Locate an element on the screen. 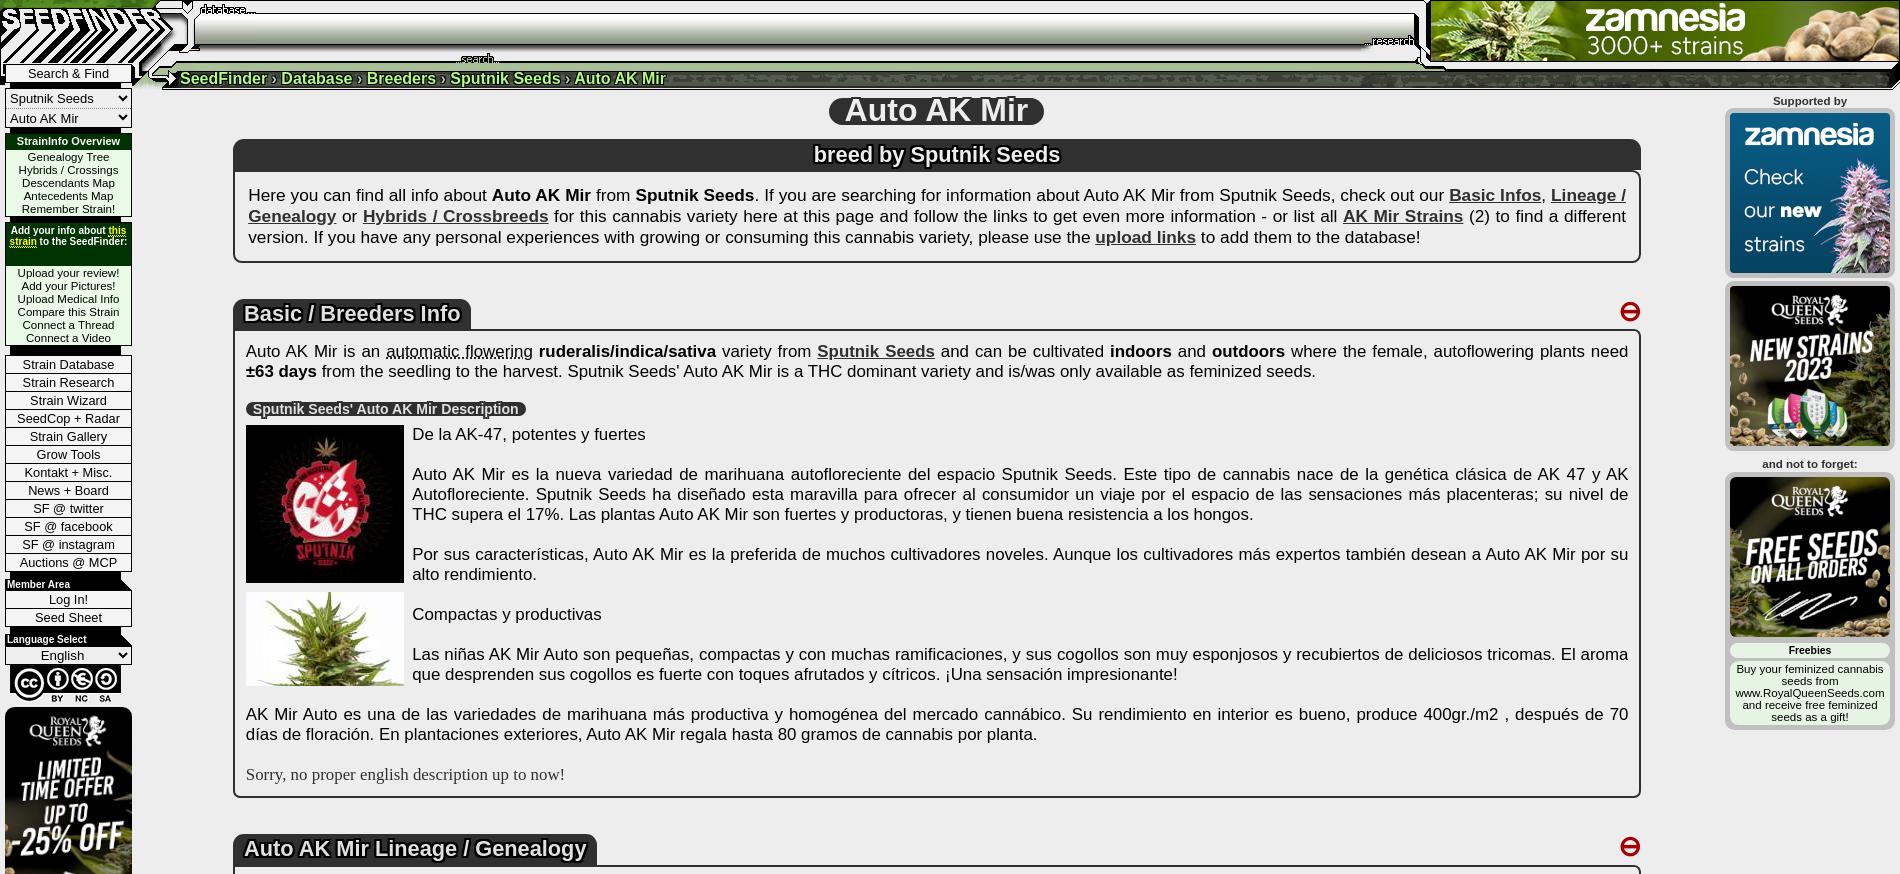 This screenshot has height=874, width=1900. 'for this cannabis variety here at this page and follow the links to get even more information - or list all' is located at coordinates (944, 214).